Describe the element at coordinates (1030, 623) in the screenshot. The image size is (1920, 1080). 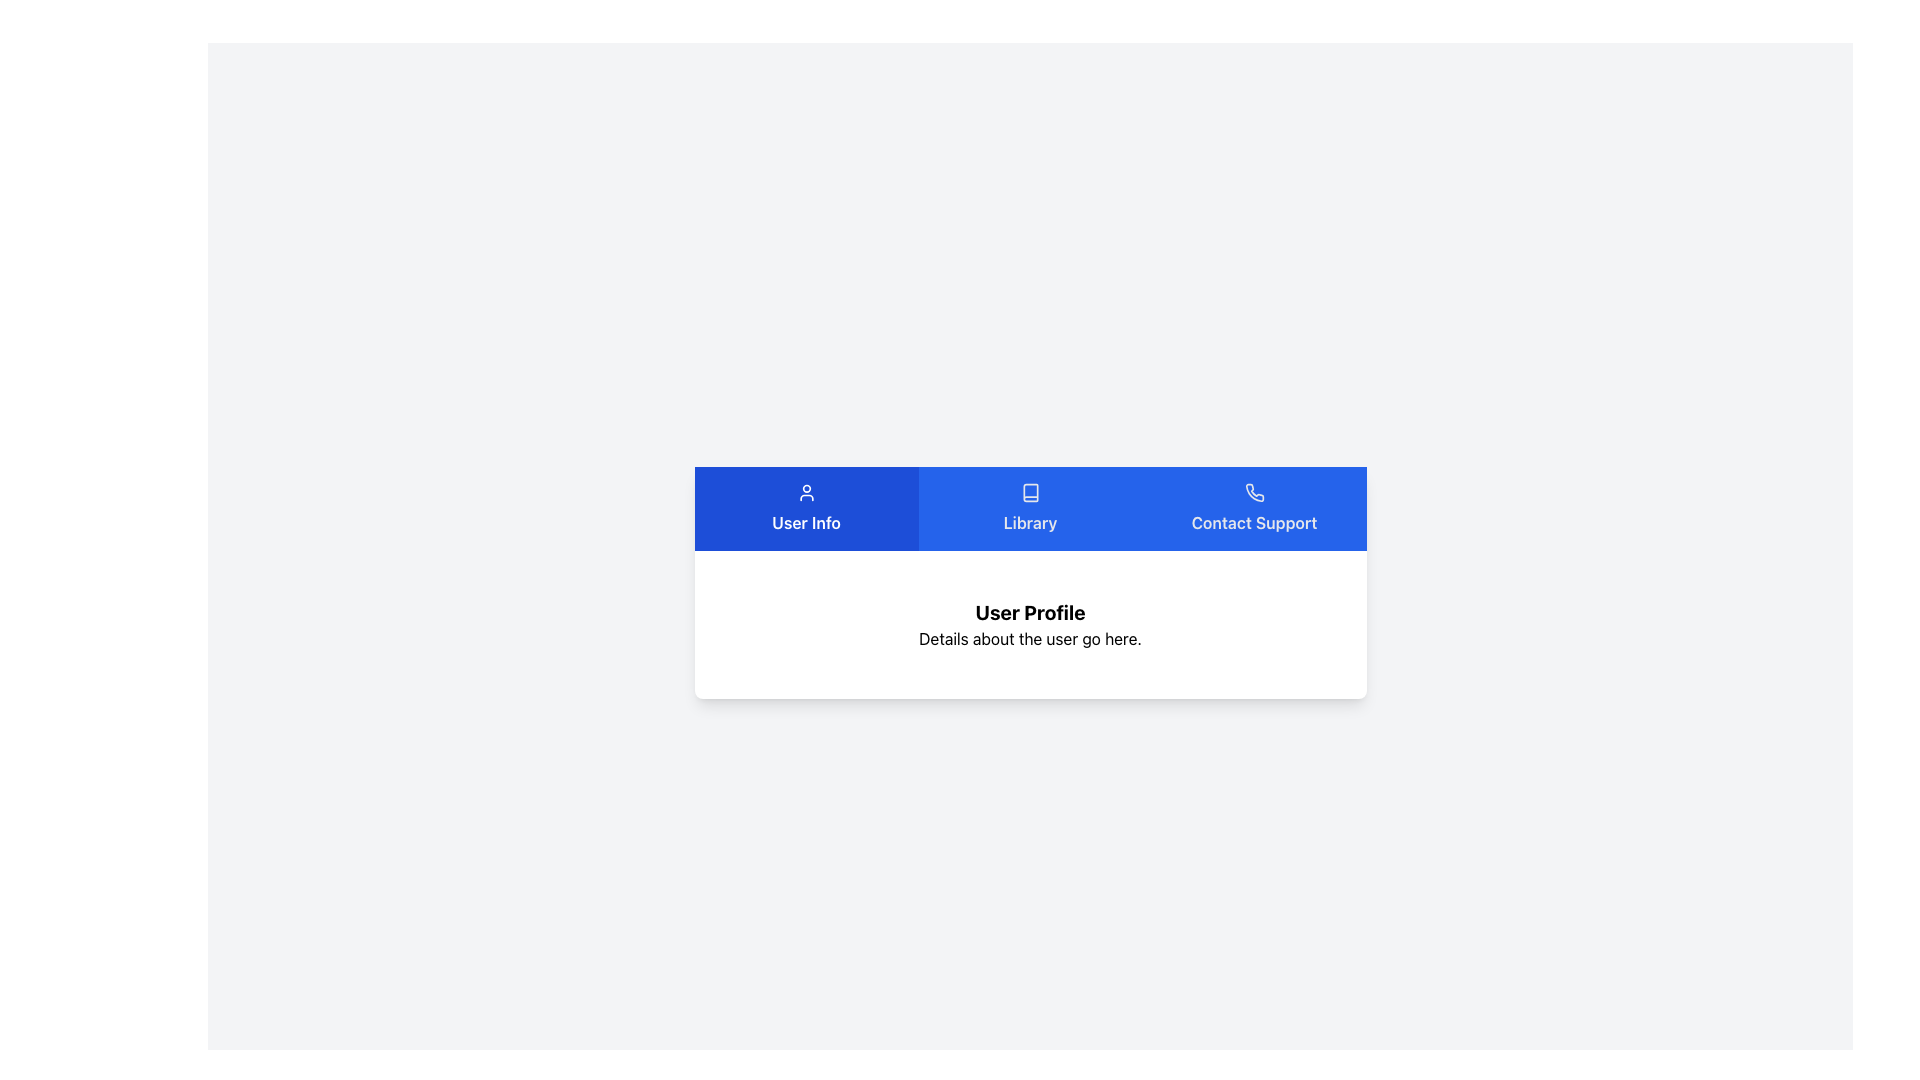
I see `the Text display component that shows 'User Profile' and 'Details about the user go here' located below the blue navigation bar` at that location.